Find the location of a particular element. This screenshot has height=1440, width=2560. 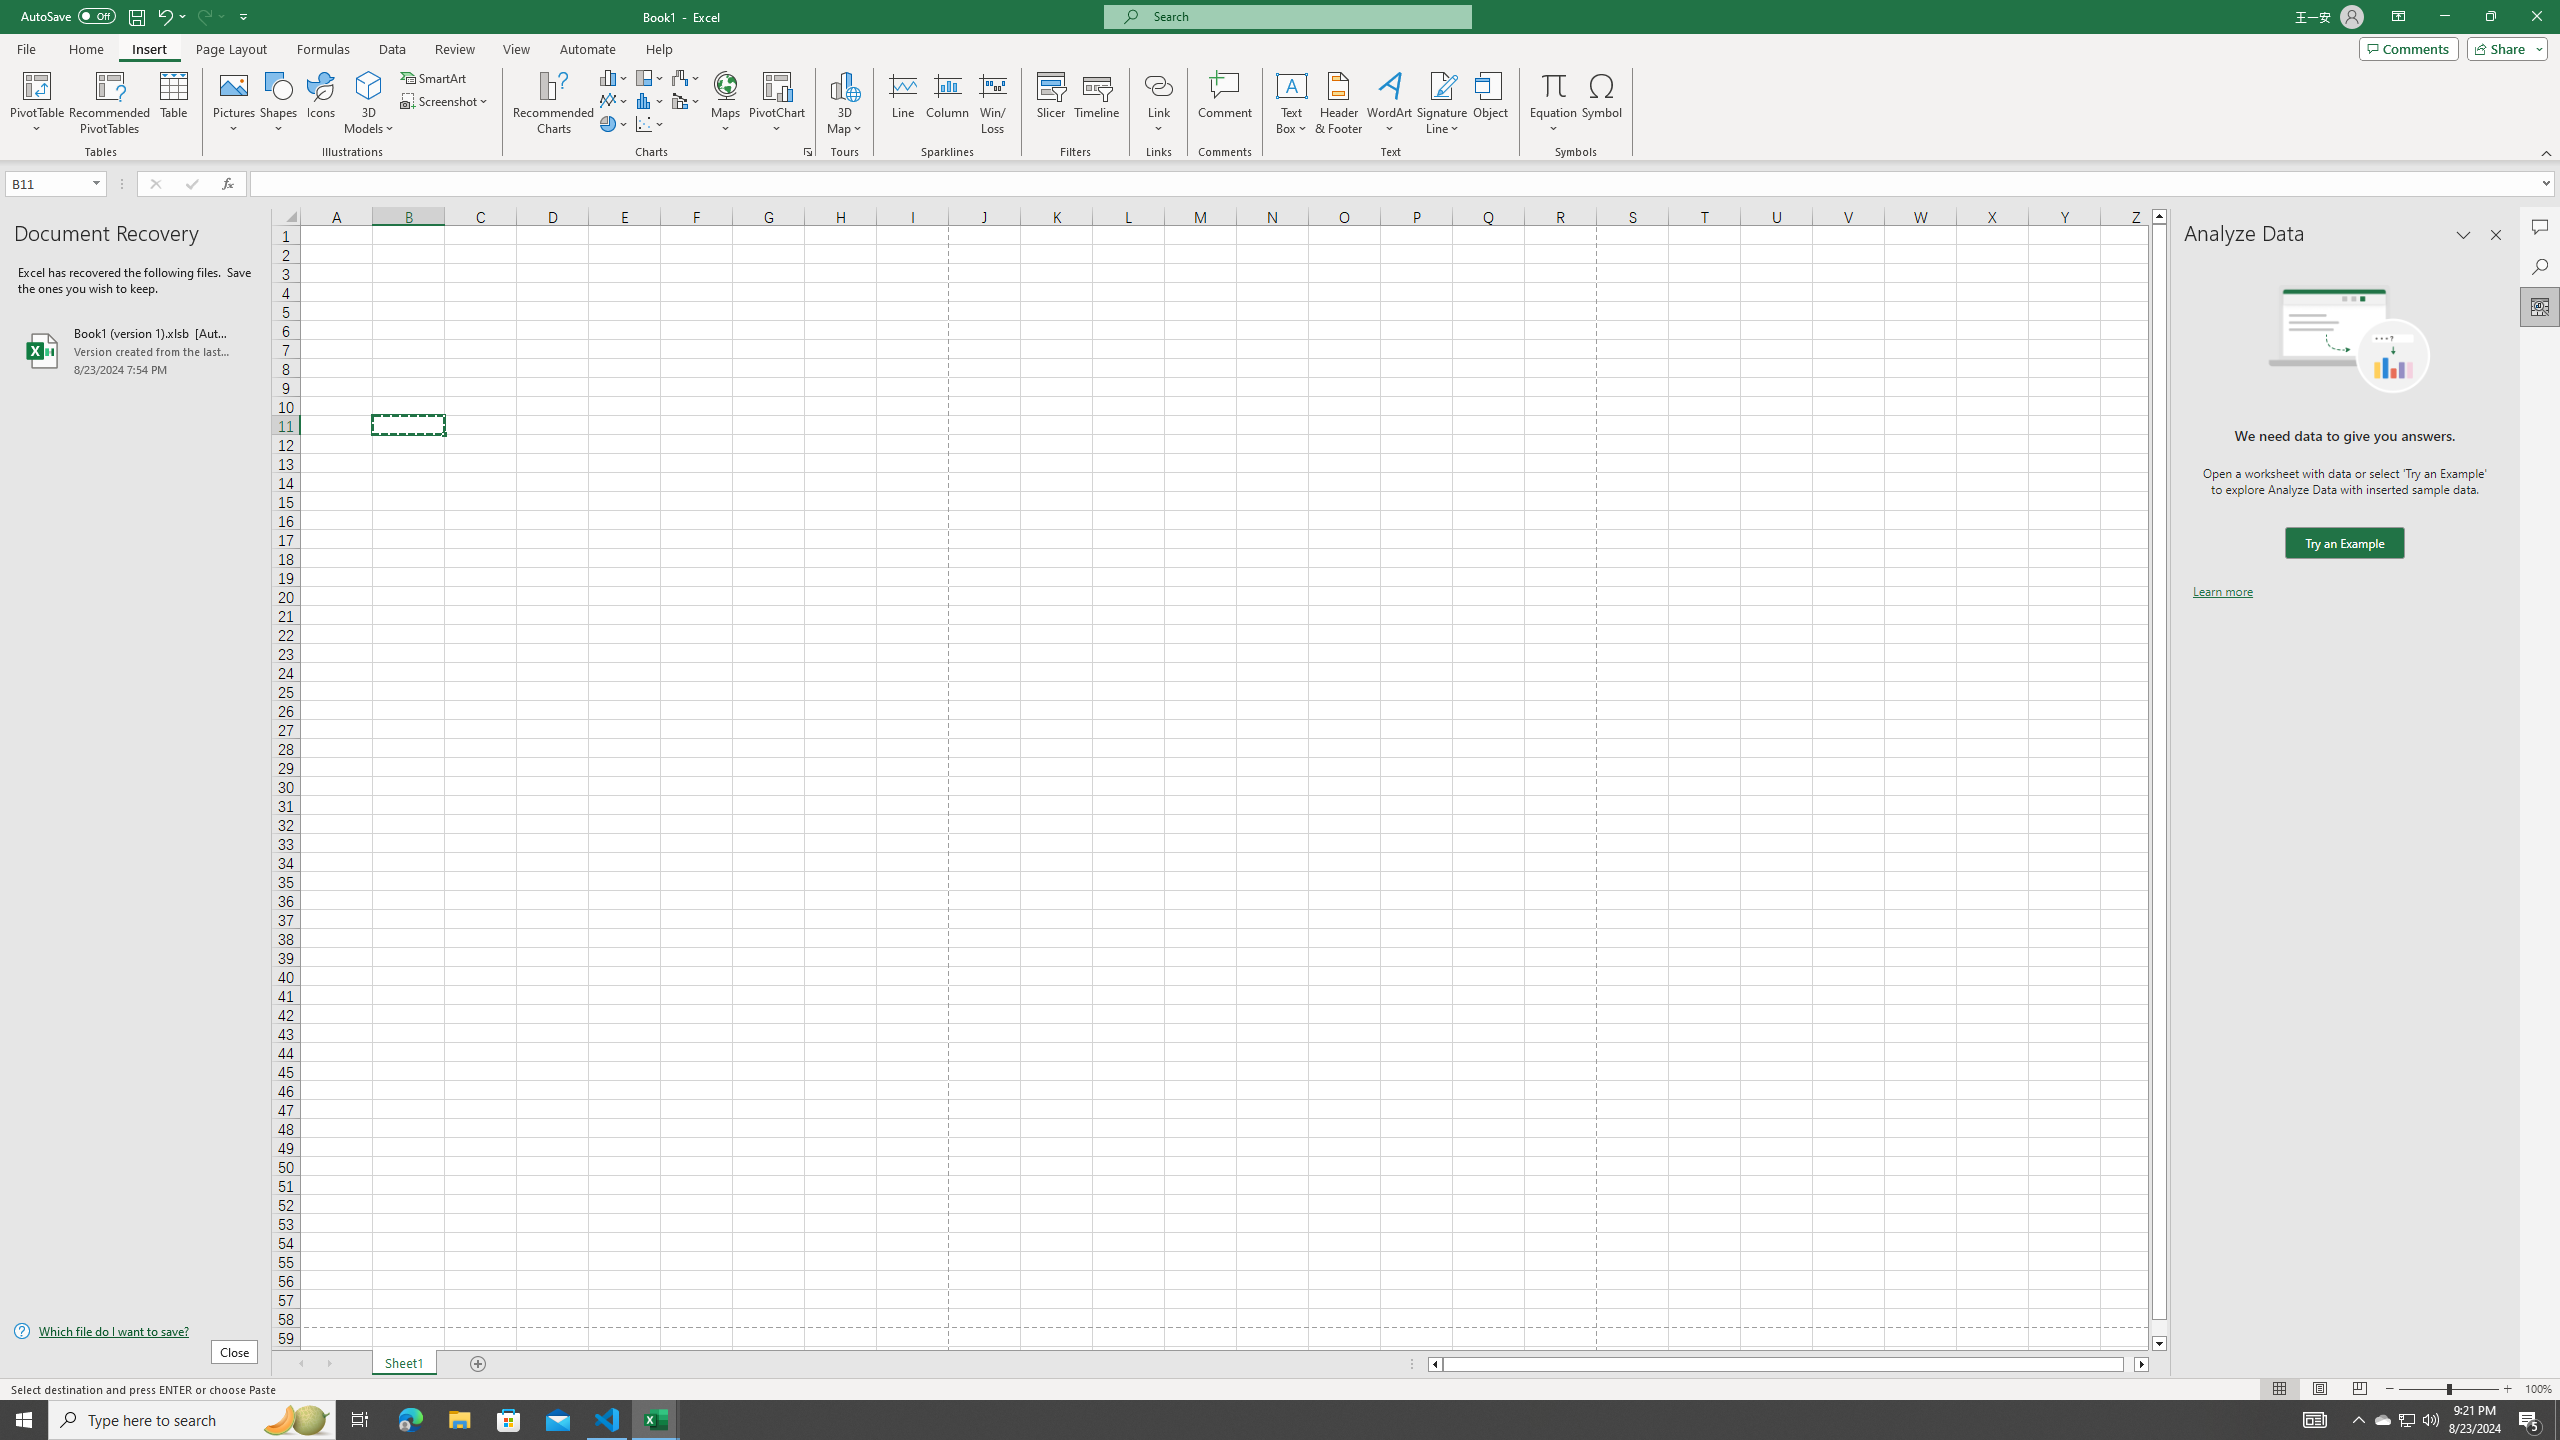

'Recommended PivotTables' is located at coordinates (110, 103).